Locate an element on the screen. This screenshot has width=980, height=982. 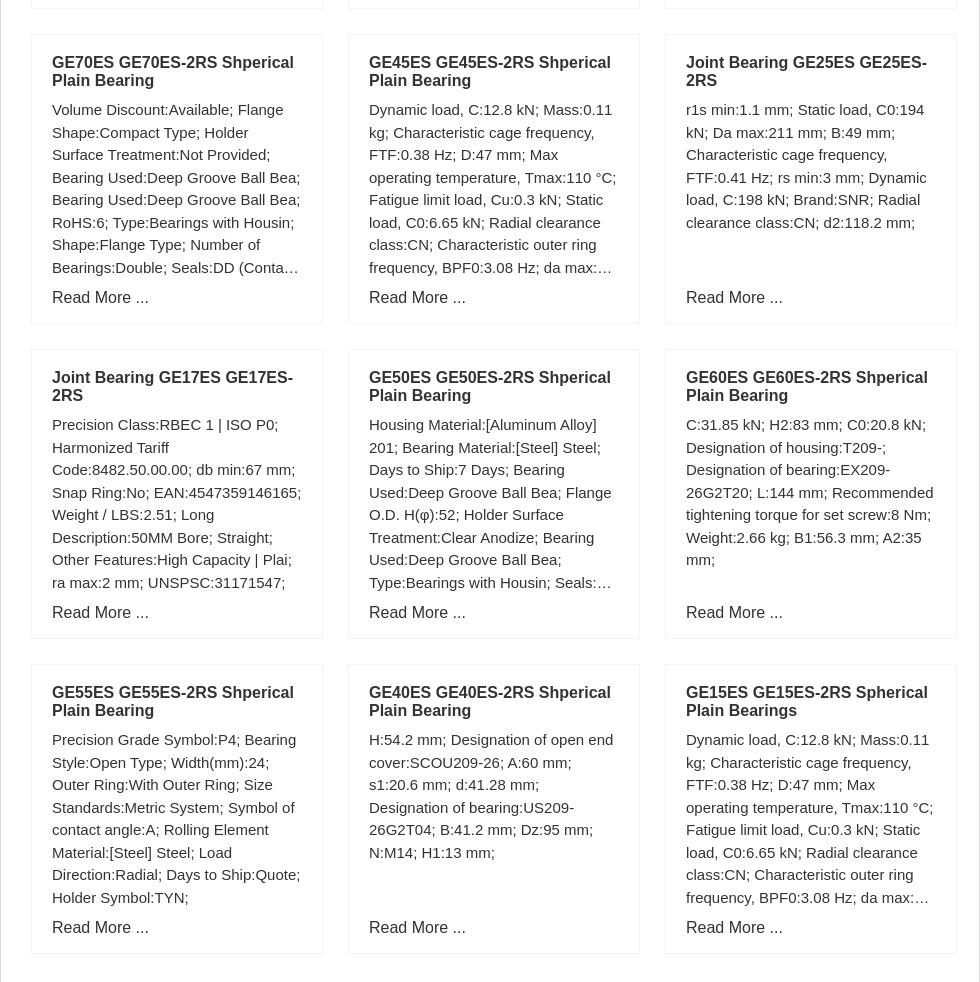
'GE60ES GE60ES-2RS Shperical Plain Bearing' is located at coordinates (686, 386).